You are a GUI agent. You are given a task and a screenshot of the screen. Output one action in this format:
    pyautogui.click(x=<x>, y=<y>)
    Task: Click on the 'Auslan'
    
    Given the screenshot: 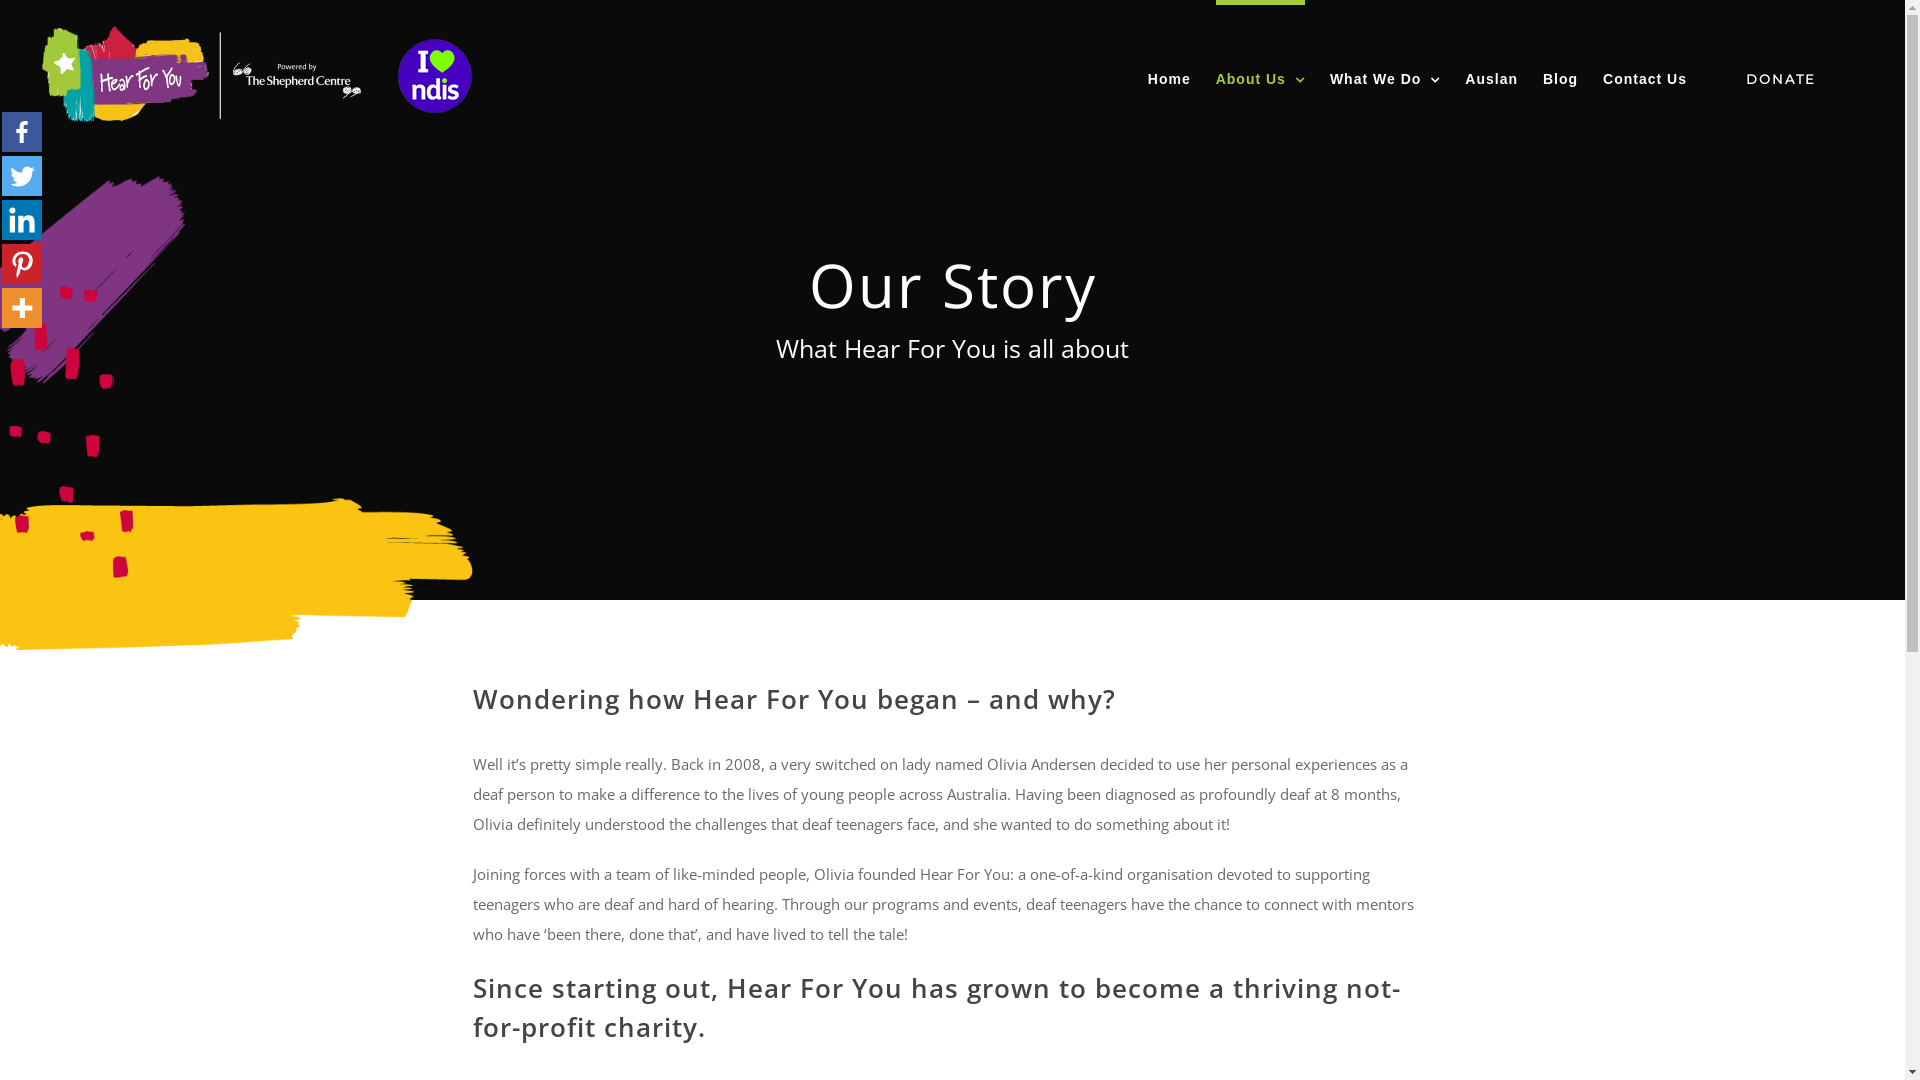 What is the action you would take?
    pyautogui.click(x=1464, y=75)
    